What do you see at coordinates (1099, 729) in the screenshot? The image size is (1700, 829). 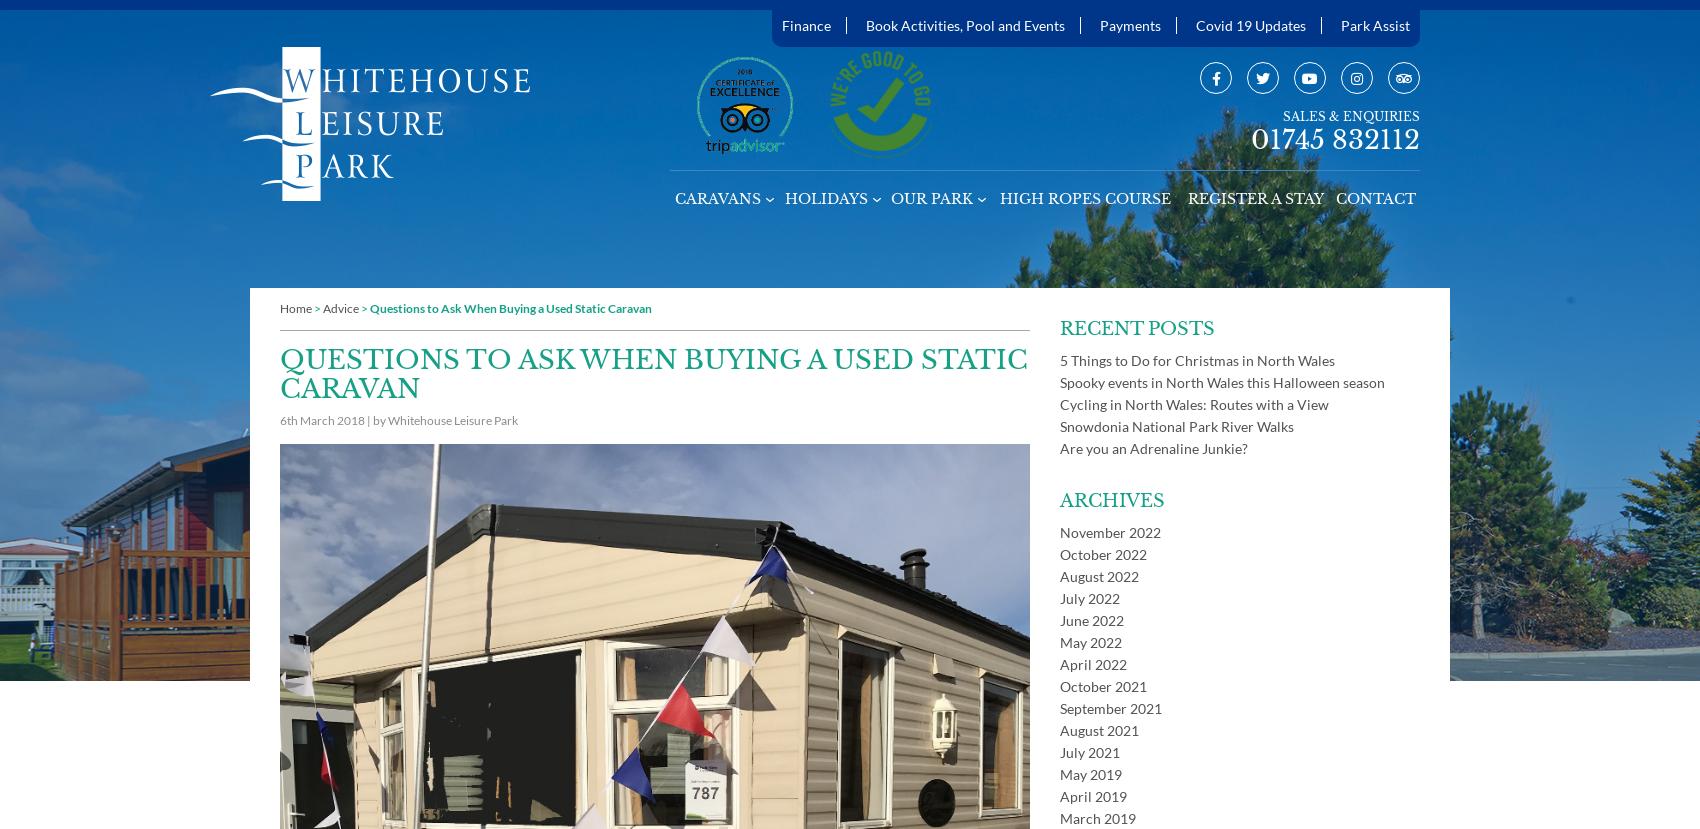 I see `'August 2021'` at bounding box center [1099, 729].